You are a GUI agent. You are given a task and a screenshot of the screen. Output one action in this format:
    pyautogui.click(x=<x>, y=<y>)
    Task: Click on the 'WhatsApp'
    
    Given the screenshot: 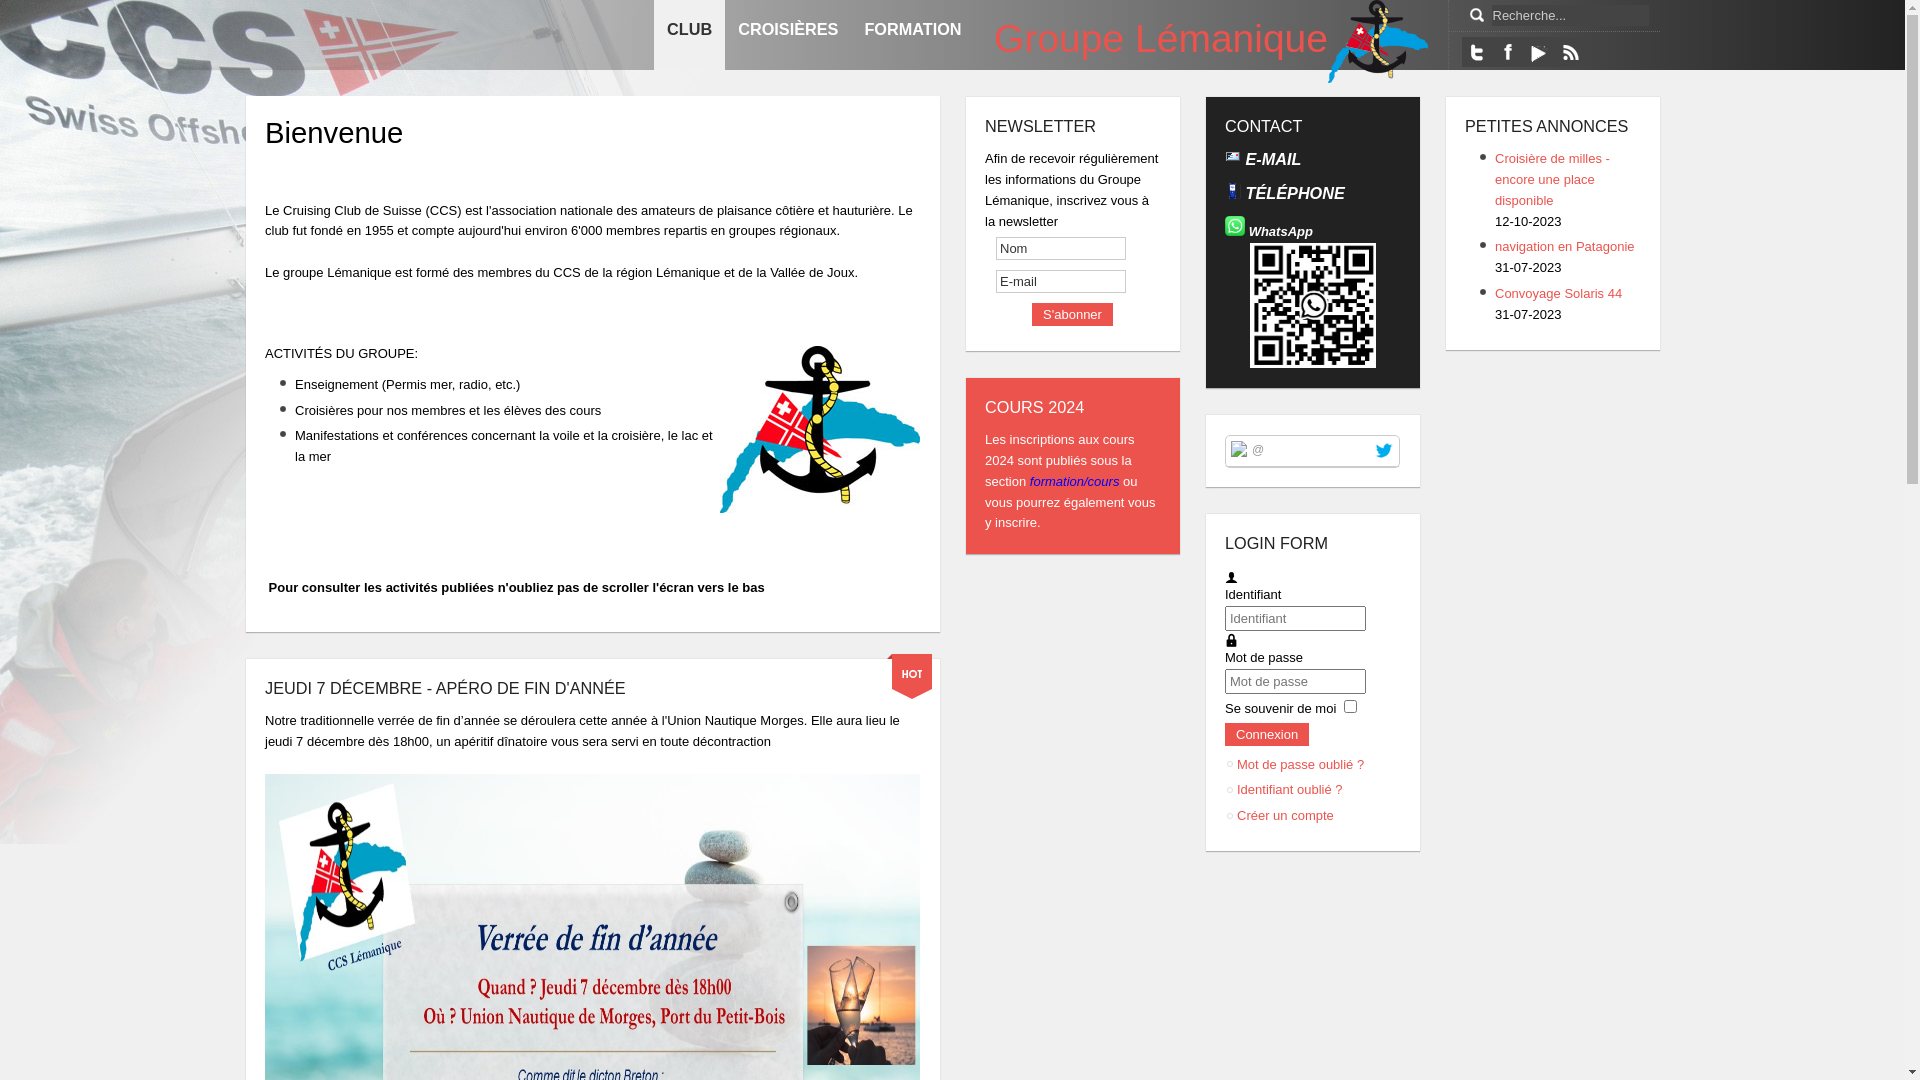 What is the action you would take?
    pyautogui.click(x=1281, y=230)
    